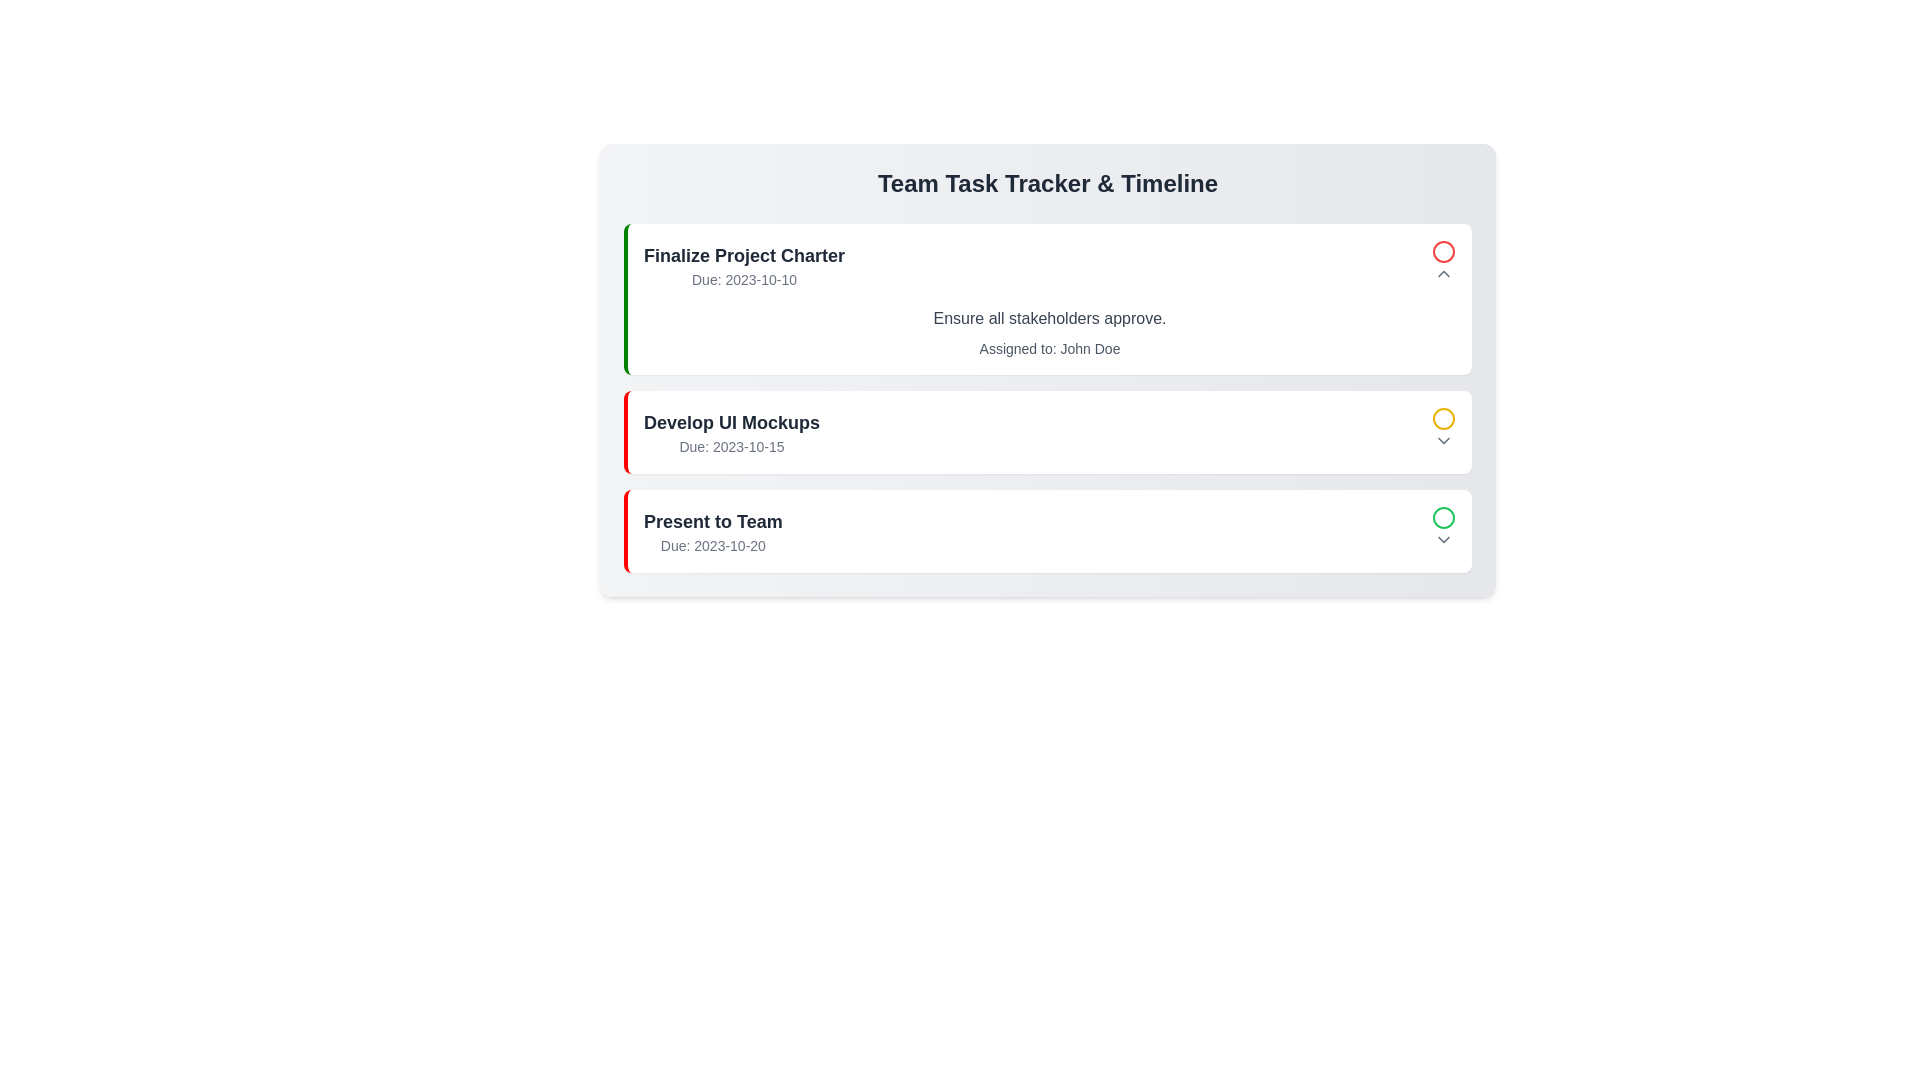 This screenshot has height=1080, width=1920. I want to click on the text label reading 'Due: 2023-10-10', located below the heading 'Finalize Project Charter', so click(743, 279).